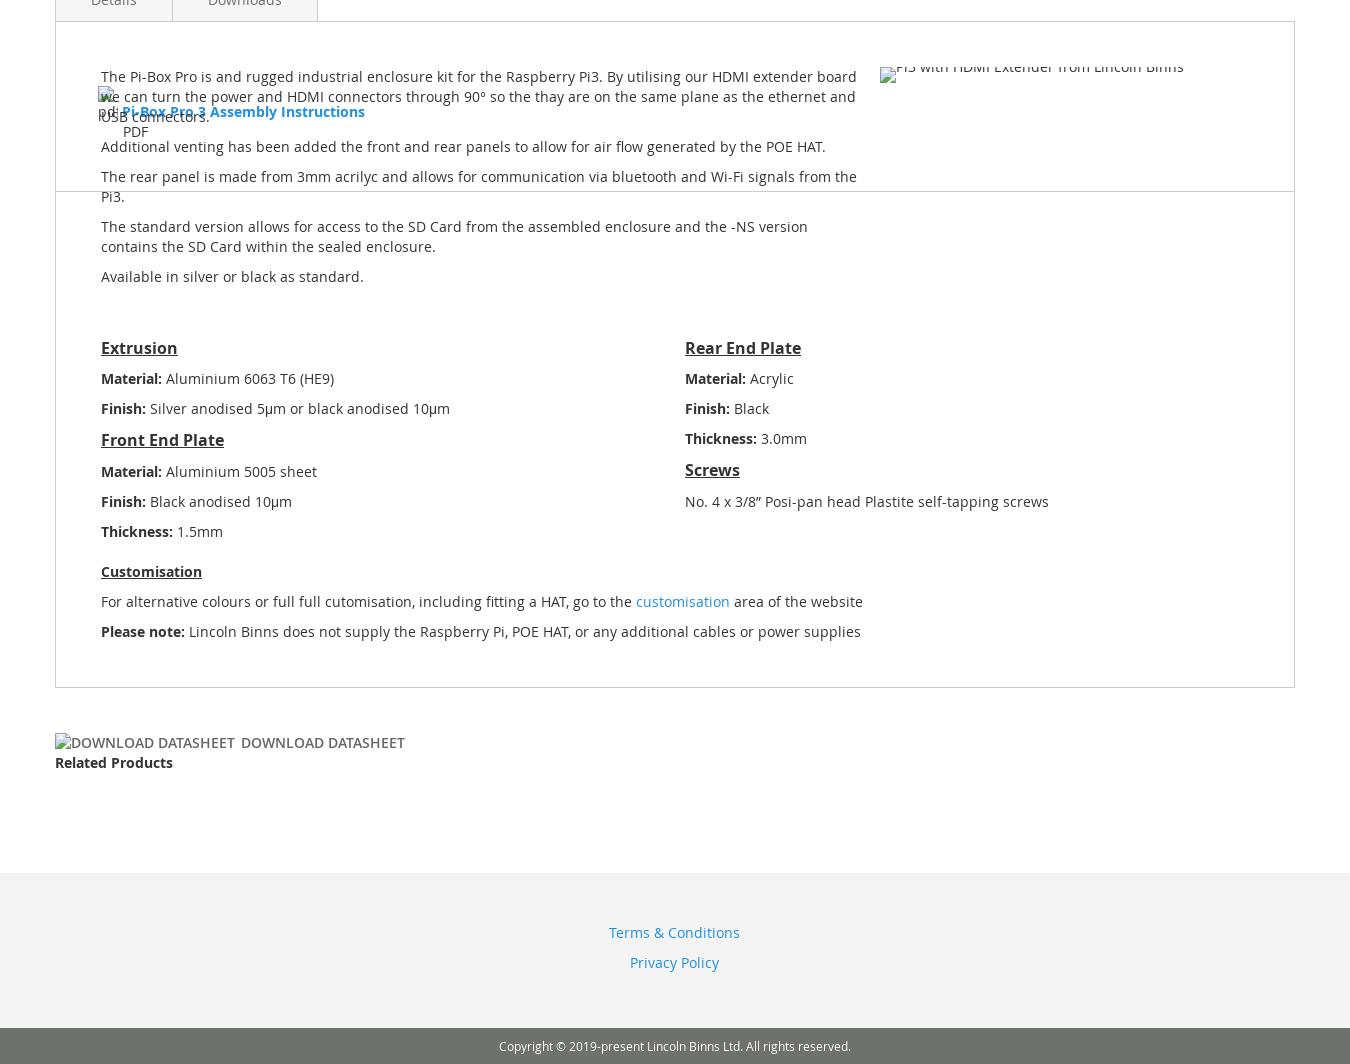 Image resolution: width=1350 pixels, height=1064 pixels. What do you see at coordinates (198, 531) in the screenshot?
I see `'1.5mm'` at bounding box center [198, 531].